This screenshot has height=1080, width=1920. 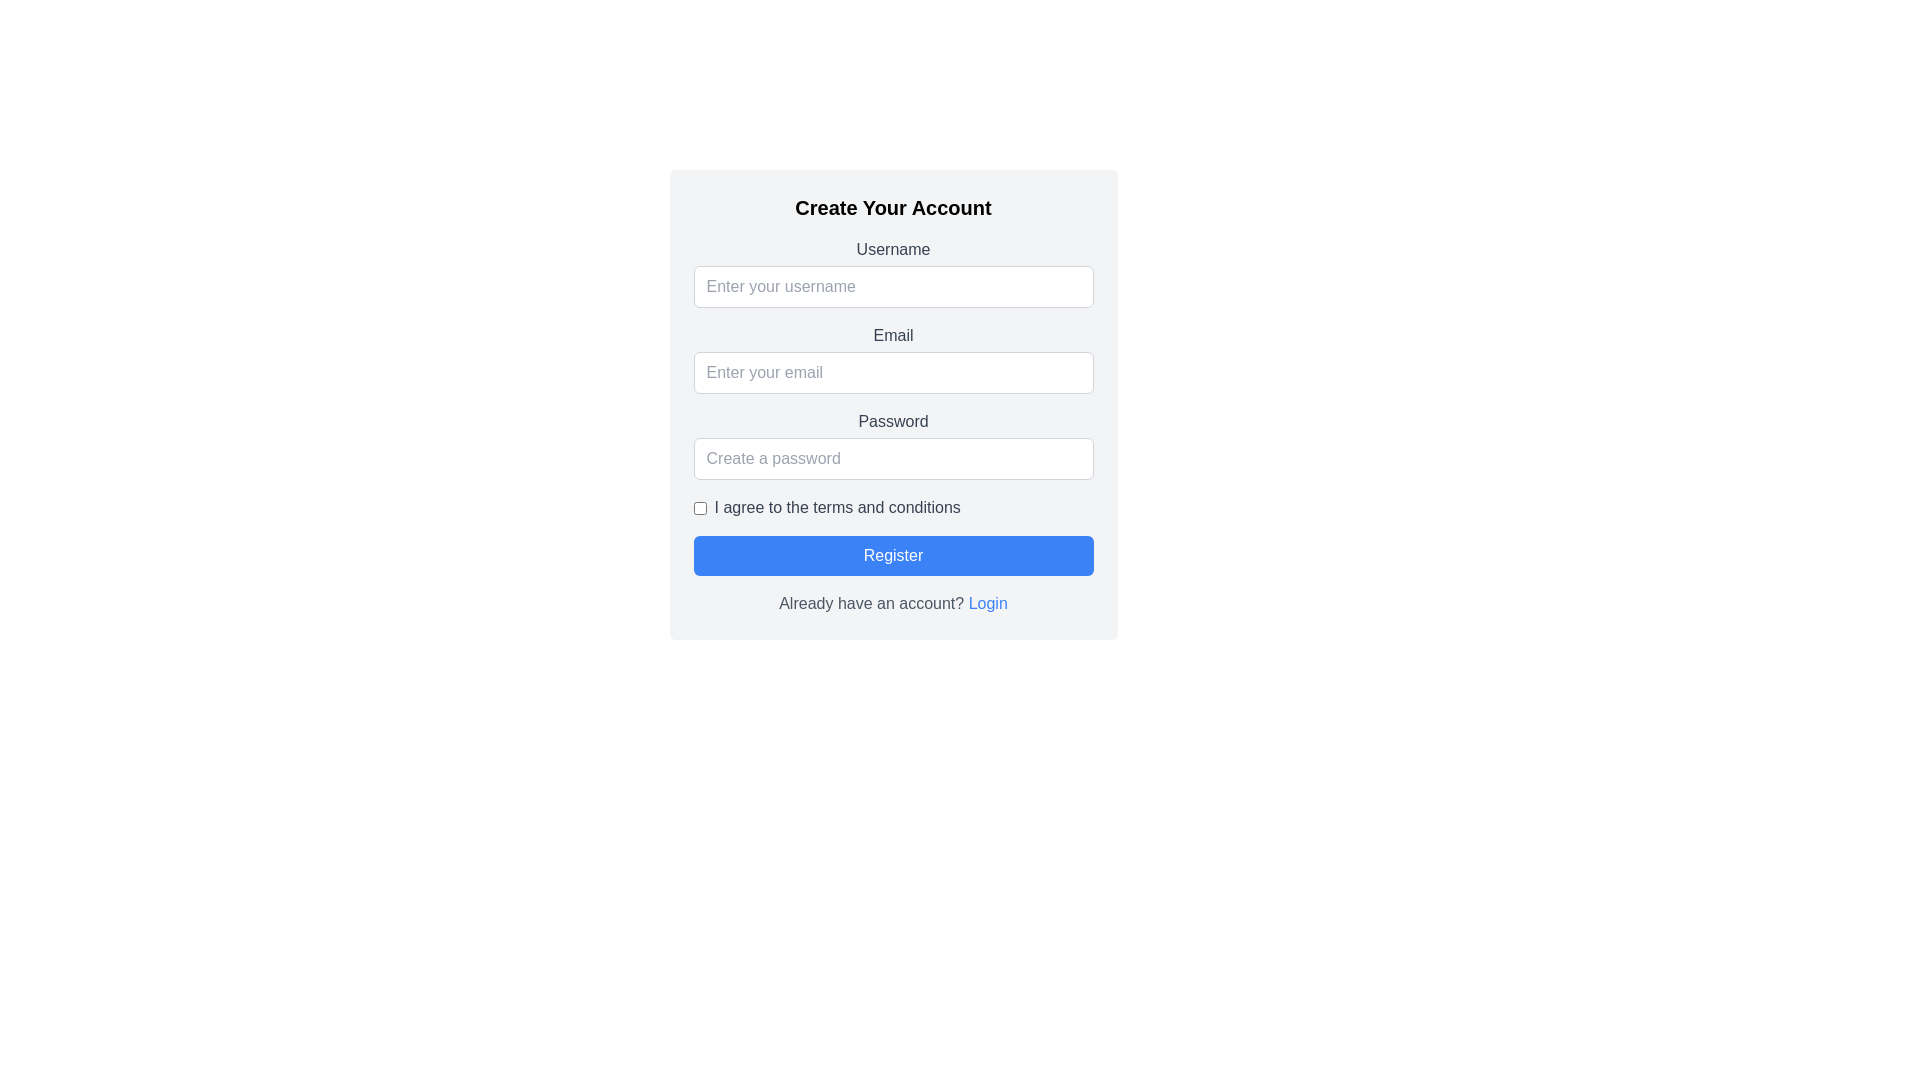 I want to click on the 'Register' button, which is a rectangular button with a blue background and white text, located at the bottom of the form, below the terms checkbox and above the login link, so click(x=892, y=555).